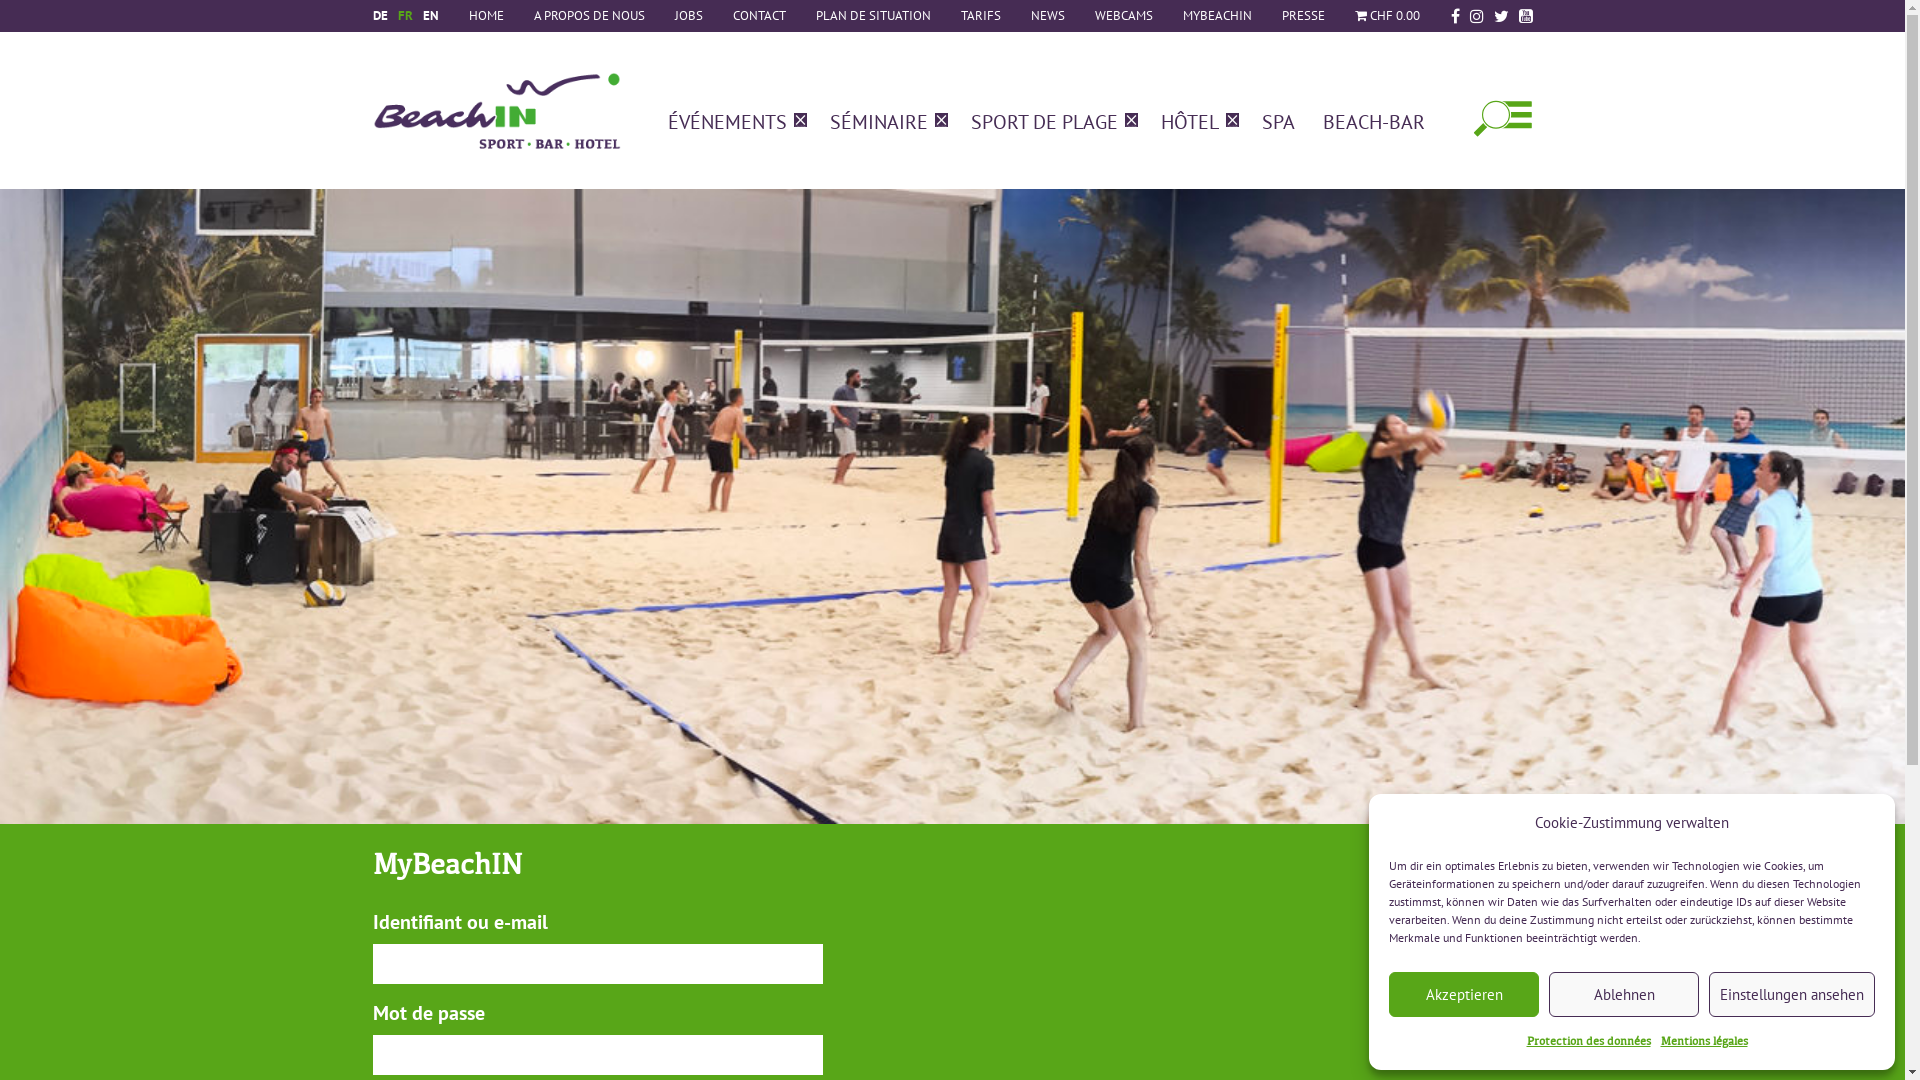 The image size is (1920, 1080). What do you see at coordinates (1277, 122) in the screenshot?
I see `'SPA'` at bounding box center [1277, 122].